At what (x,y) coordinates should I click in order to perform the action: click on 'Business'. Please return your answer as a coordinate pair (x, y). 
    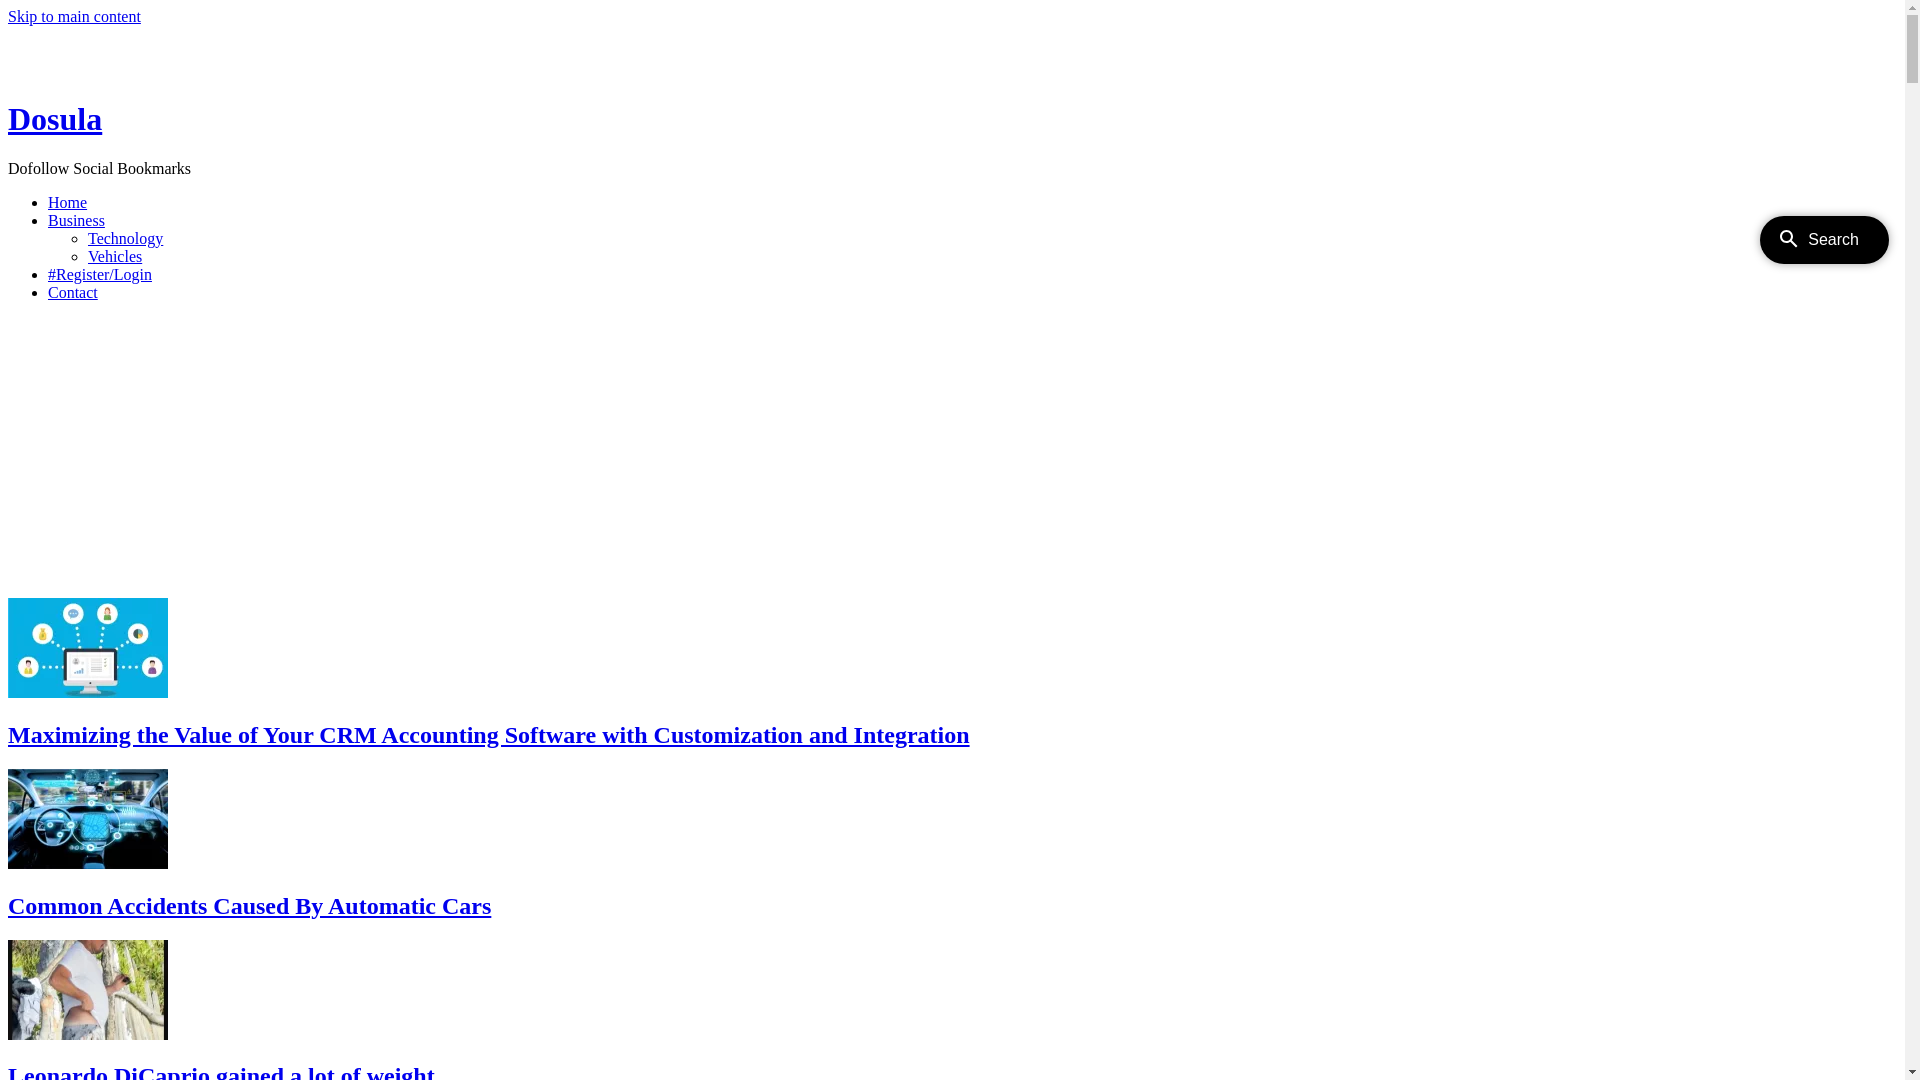
    Looking at the image, I should click on (76, 220).